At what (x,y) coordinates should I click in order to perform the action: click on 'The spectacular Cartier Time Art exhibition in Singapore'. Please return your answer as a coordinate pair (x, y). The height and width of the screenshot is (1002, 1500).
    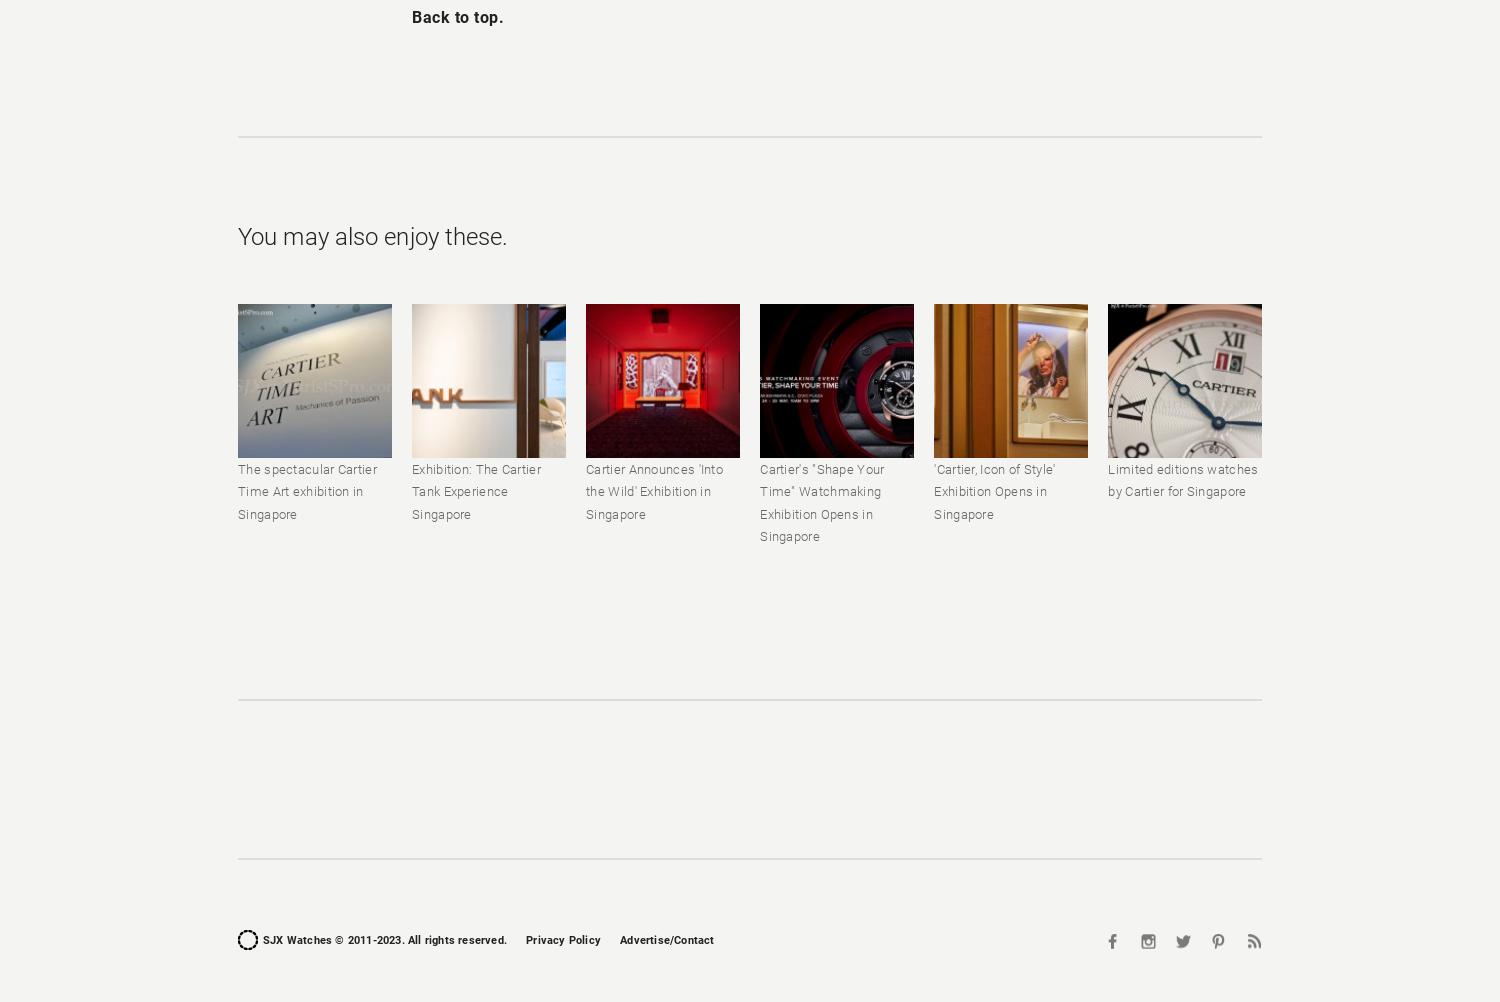
    Looking at the image, I should click on (307, 490).